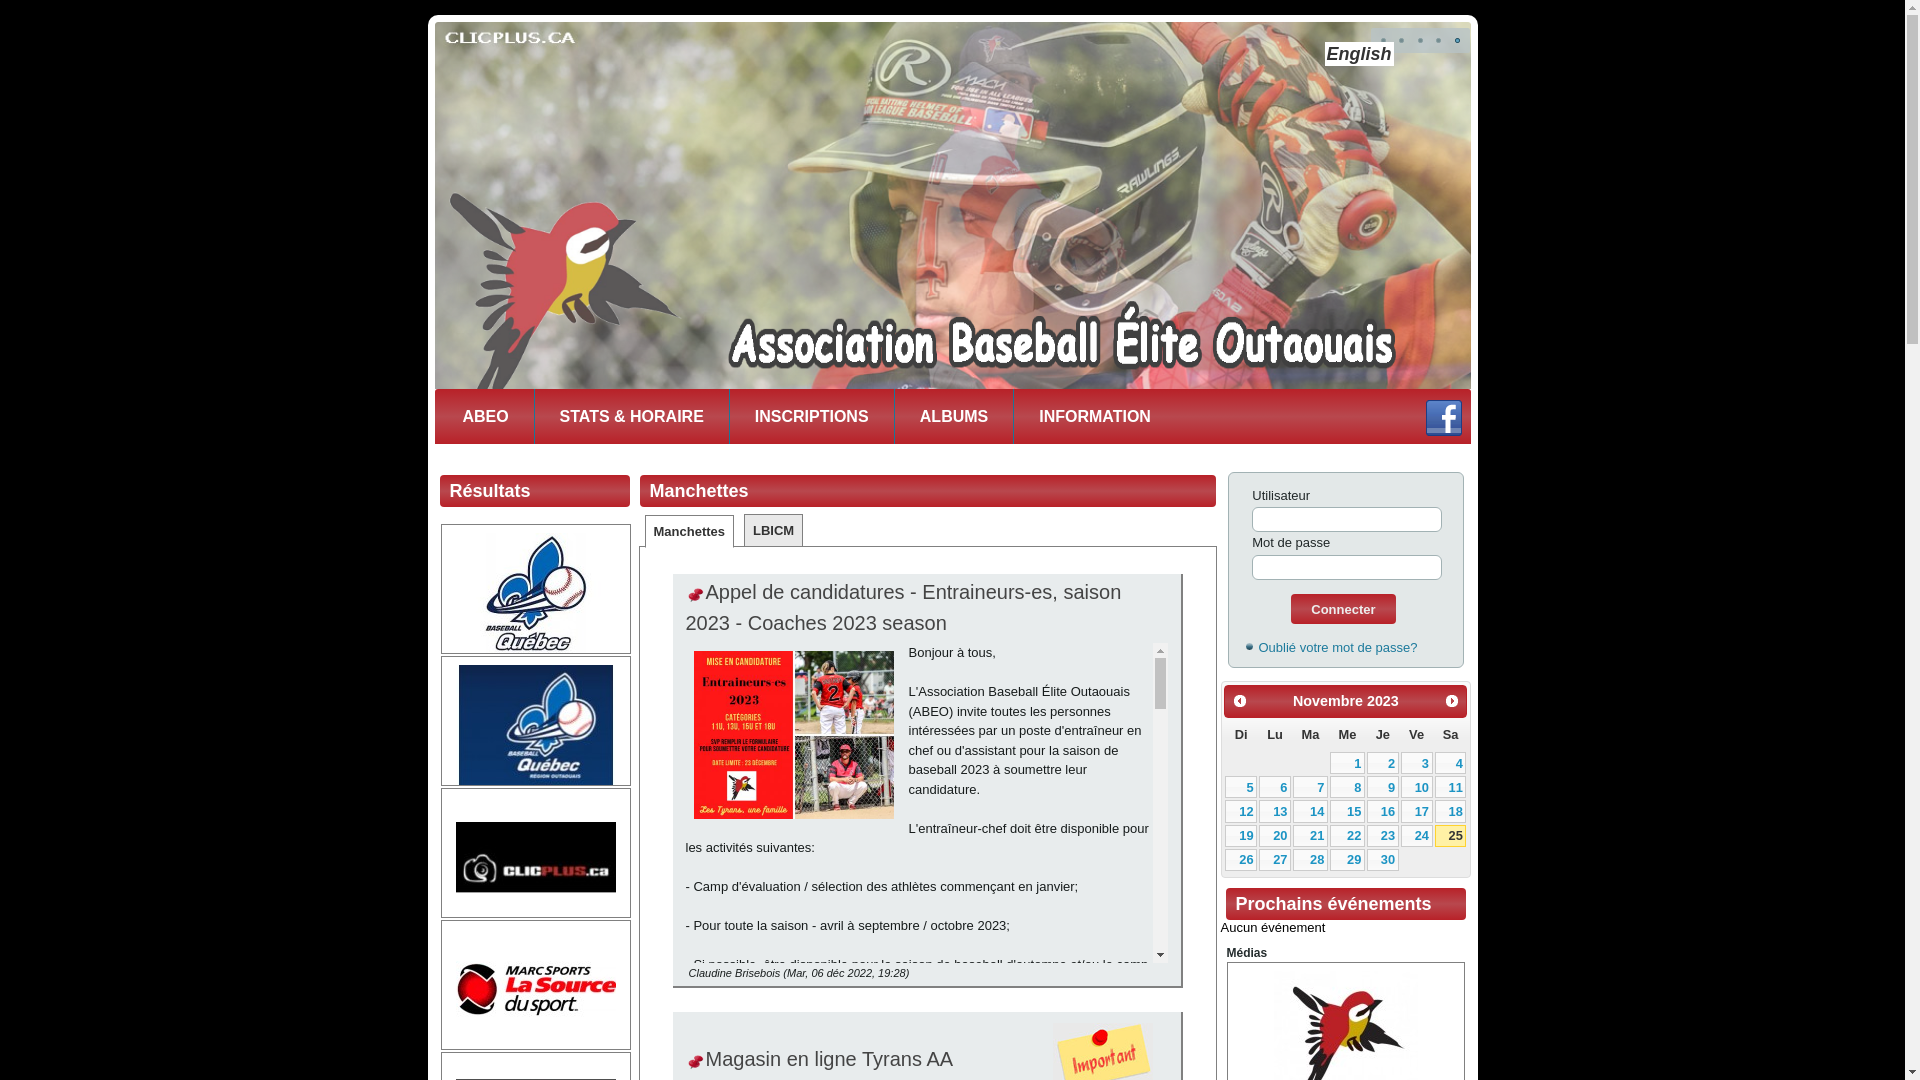 This screenshot has width=1920, height=1080. What do you see at coordinates (1274, 785) in the screenshot?
I see `'6'` at bounding box center [1274, 785].